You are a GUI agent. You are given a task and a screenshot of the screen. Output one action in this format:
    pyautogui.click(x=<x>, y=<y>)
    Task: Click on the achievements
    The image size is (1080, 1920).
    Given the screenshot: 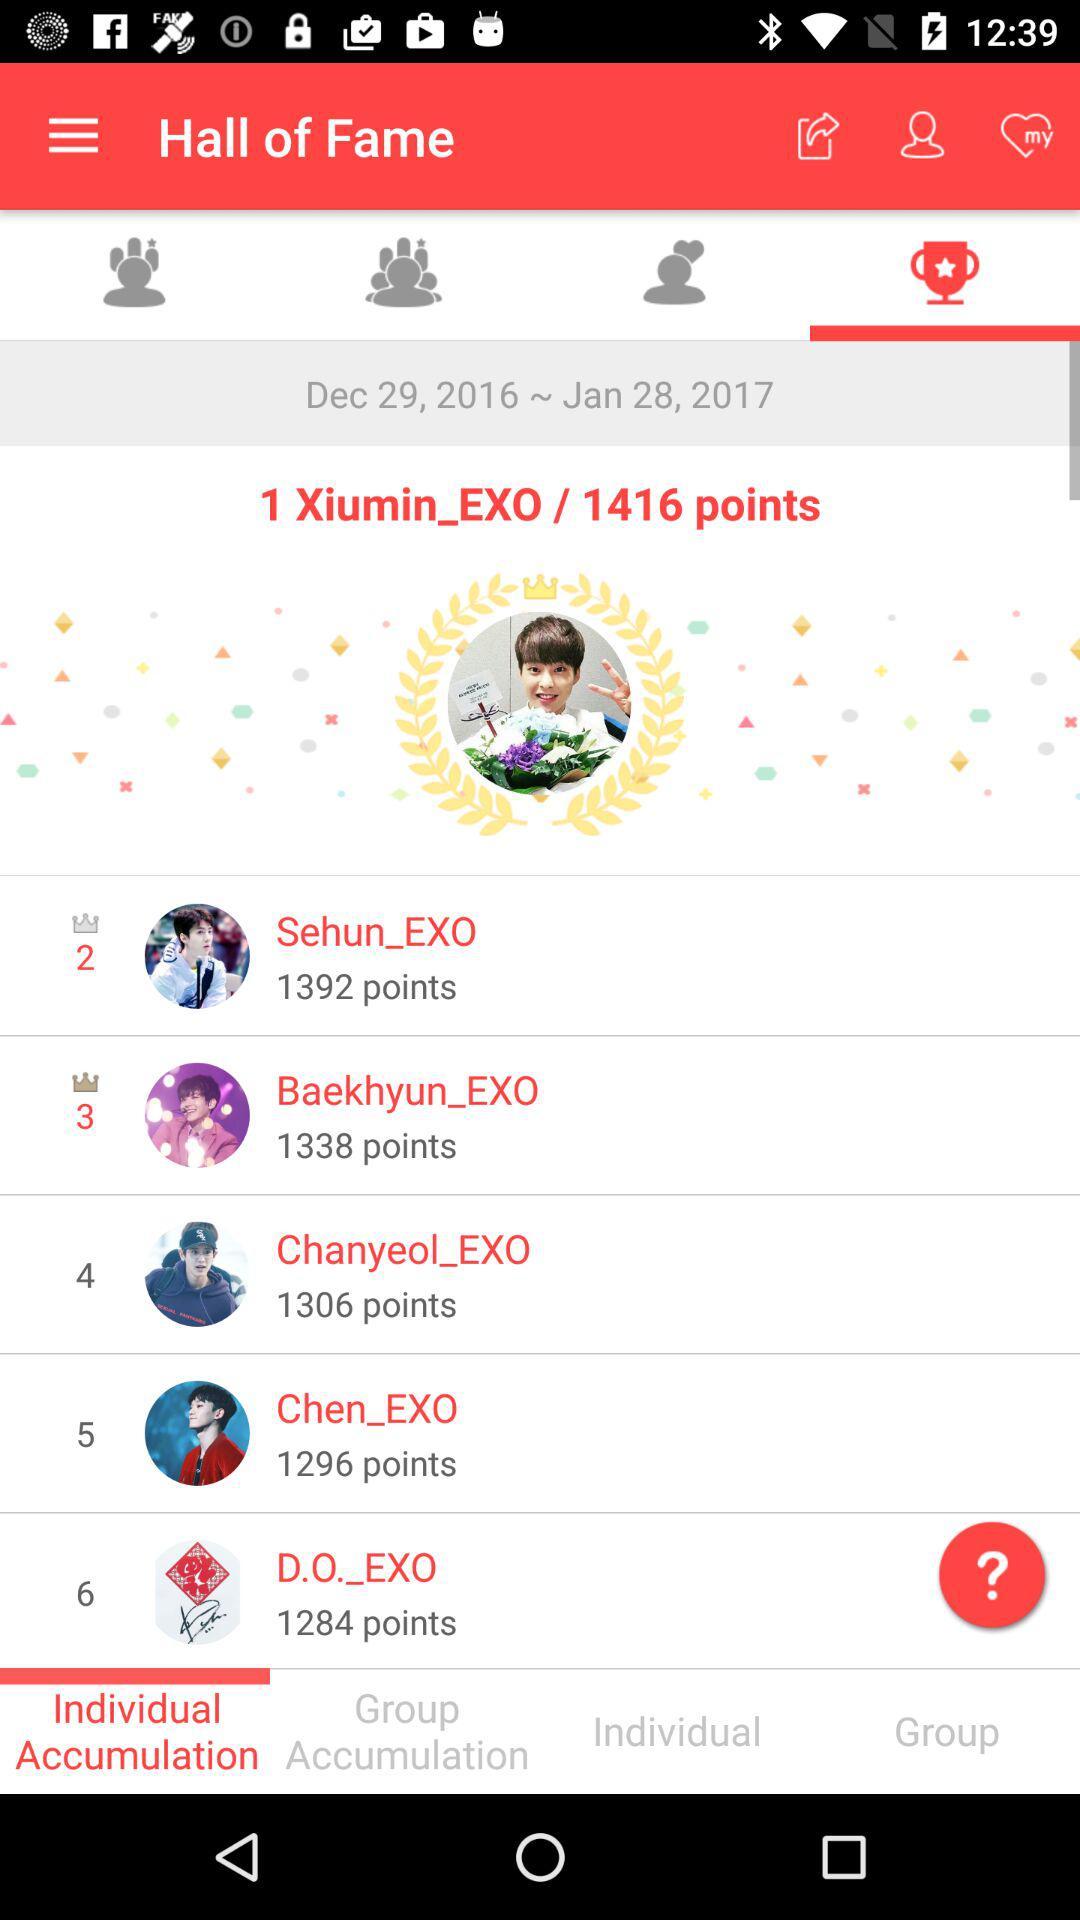 What is the action you would take?
    pyautogui.click(x=945, y=274)
    